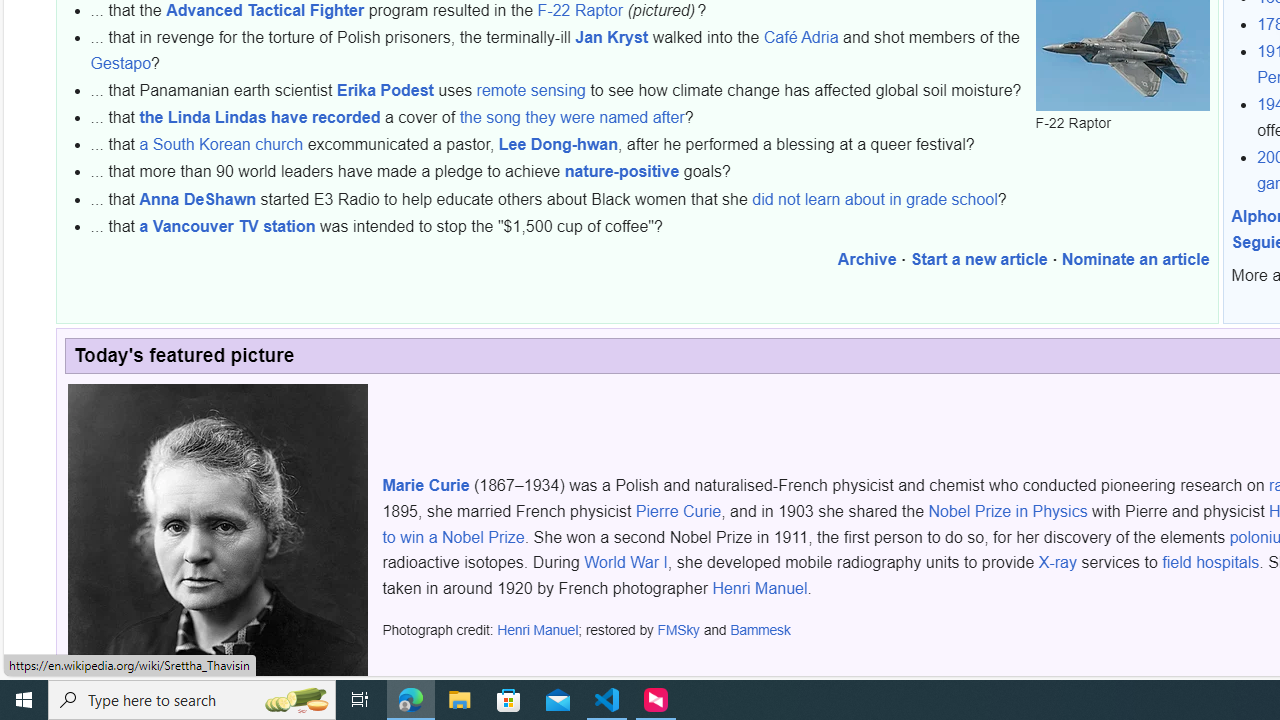 This screenshot has height=720, width=1280. Describe the element at coordinates (264, 9) in the screenshot. I see `'Advanced Tactical Fighter'` at that location.